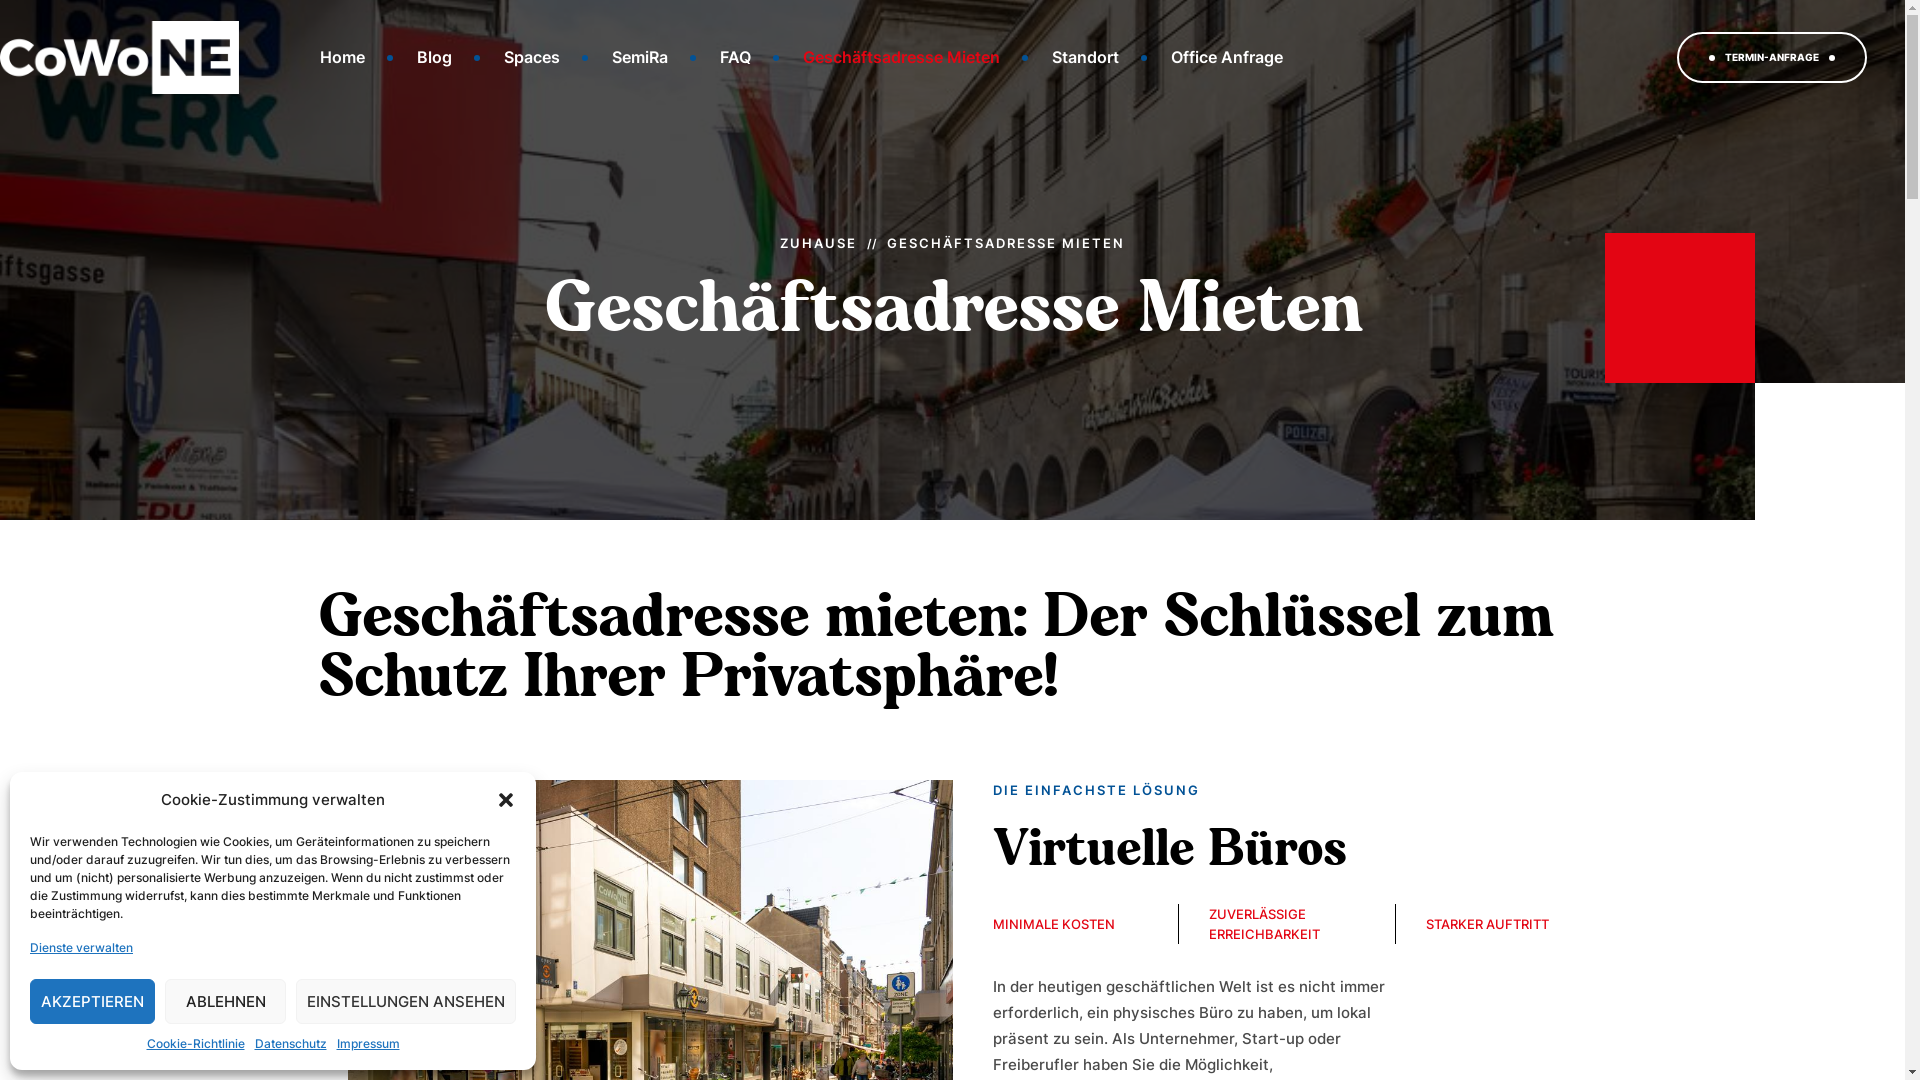  What do you see at coordinates (433, 56) in the screenshot?
I see `'Blog'` at bounding box center [433, 56].